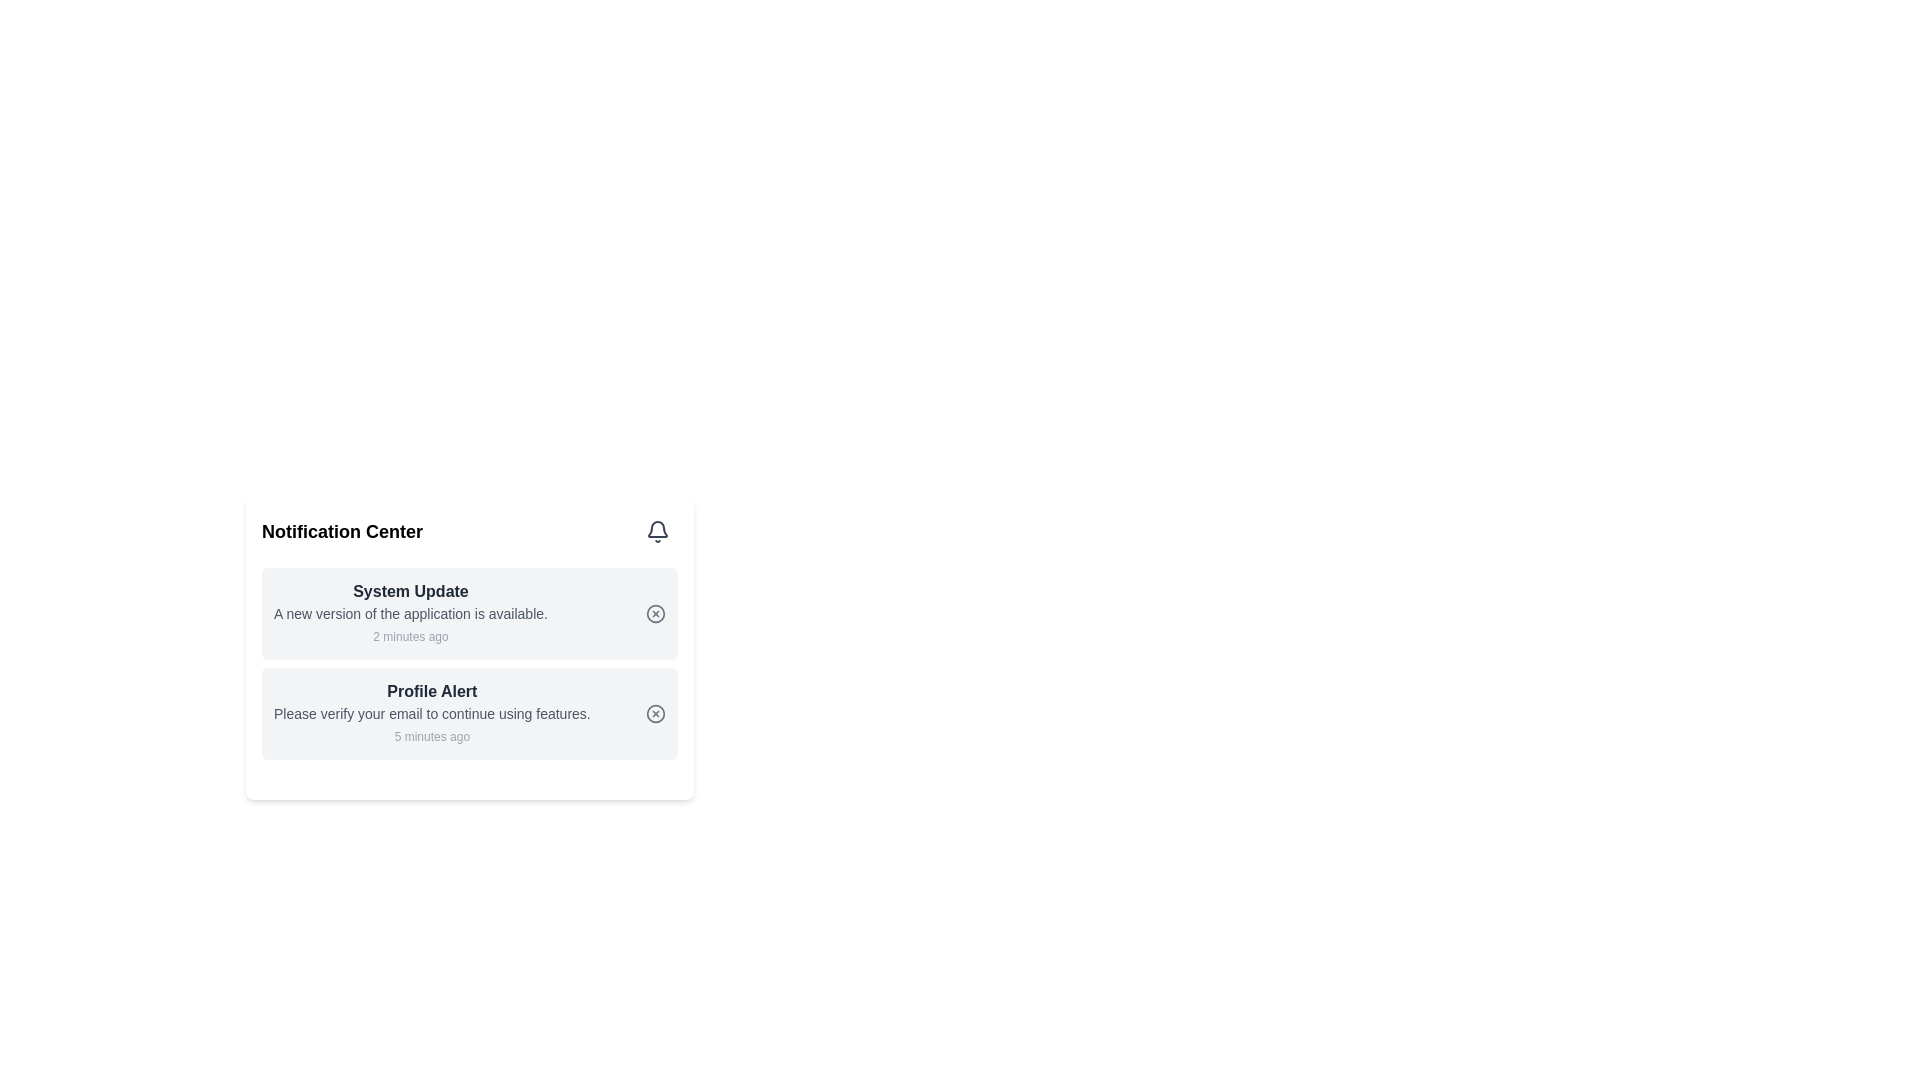 The image size is (1920, 1080). I want to click on the bell icon located at the center-top of the 'Notification Center', so click(657, 531).